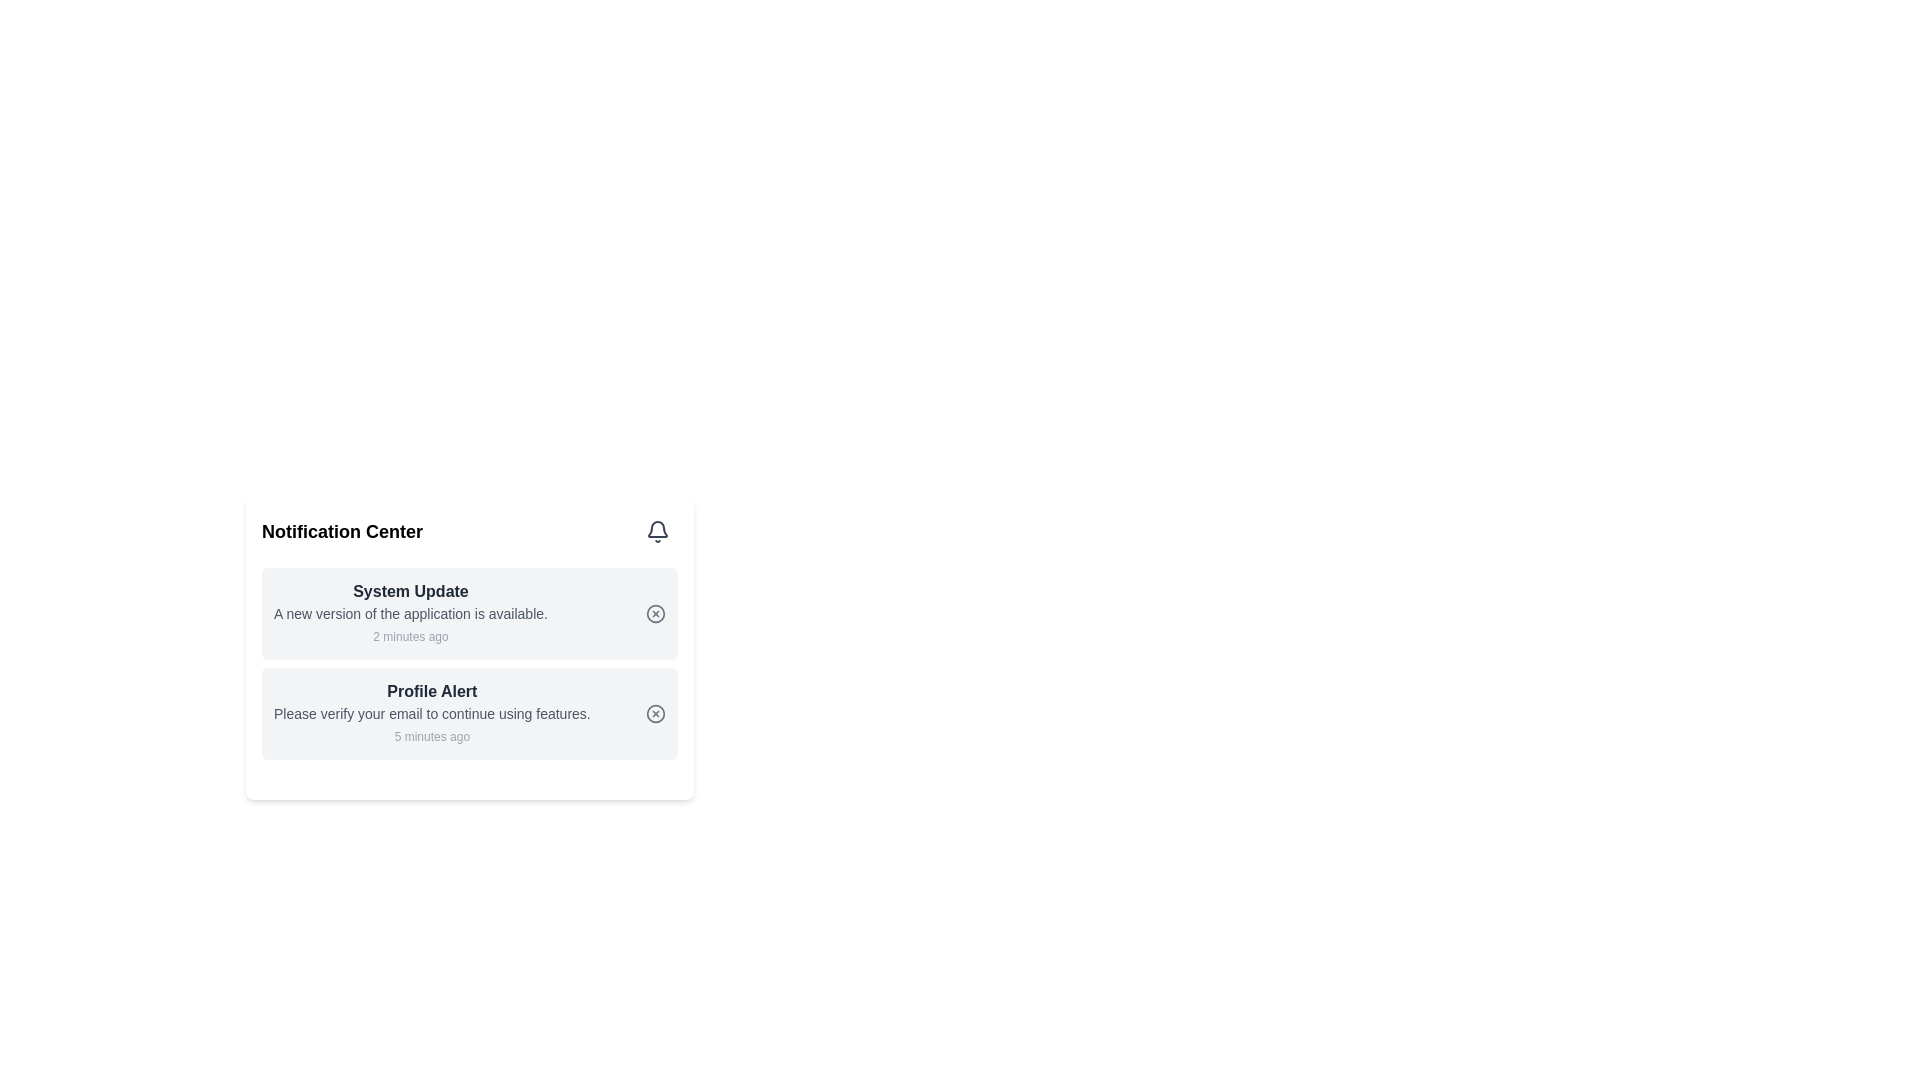 The image size is (1920, 1080). I want to click on the bell icon located at the center-top of the 'Notification Center', so click(657, 531).